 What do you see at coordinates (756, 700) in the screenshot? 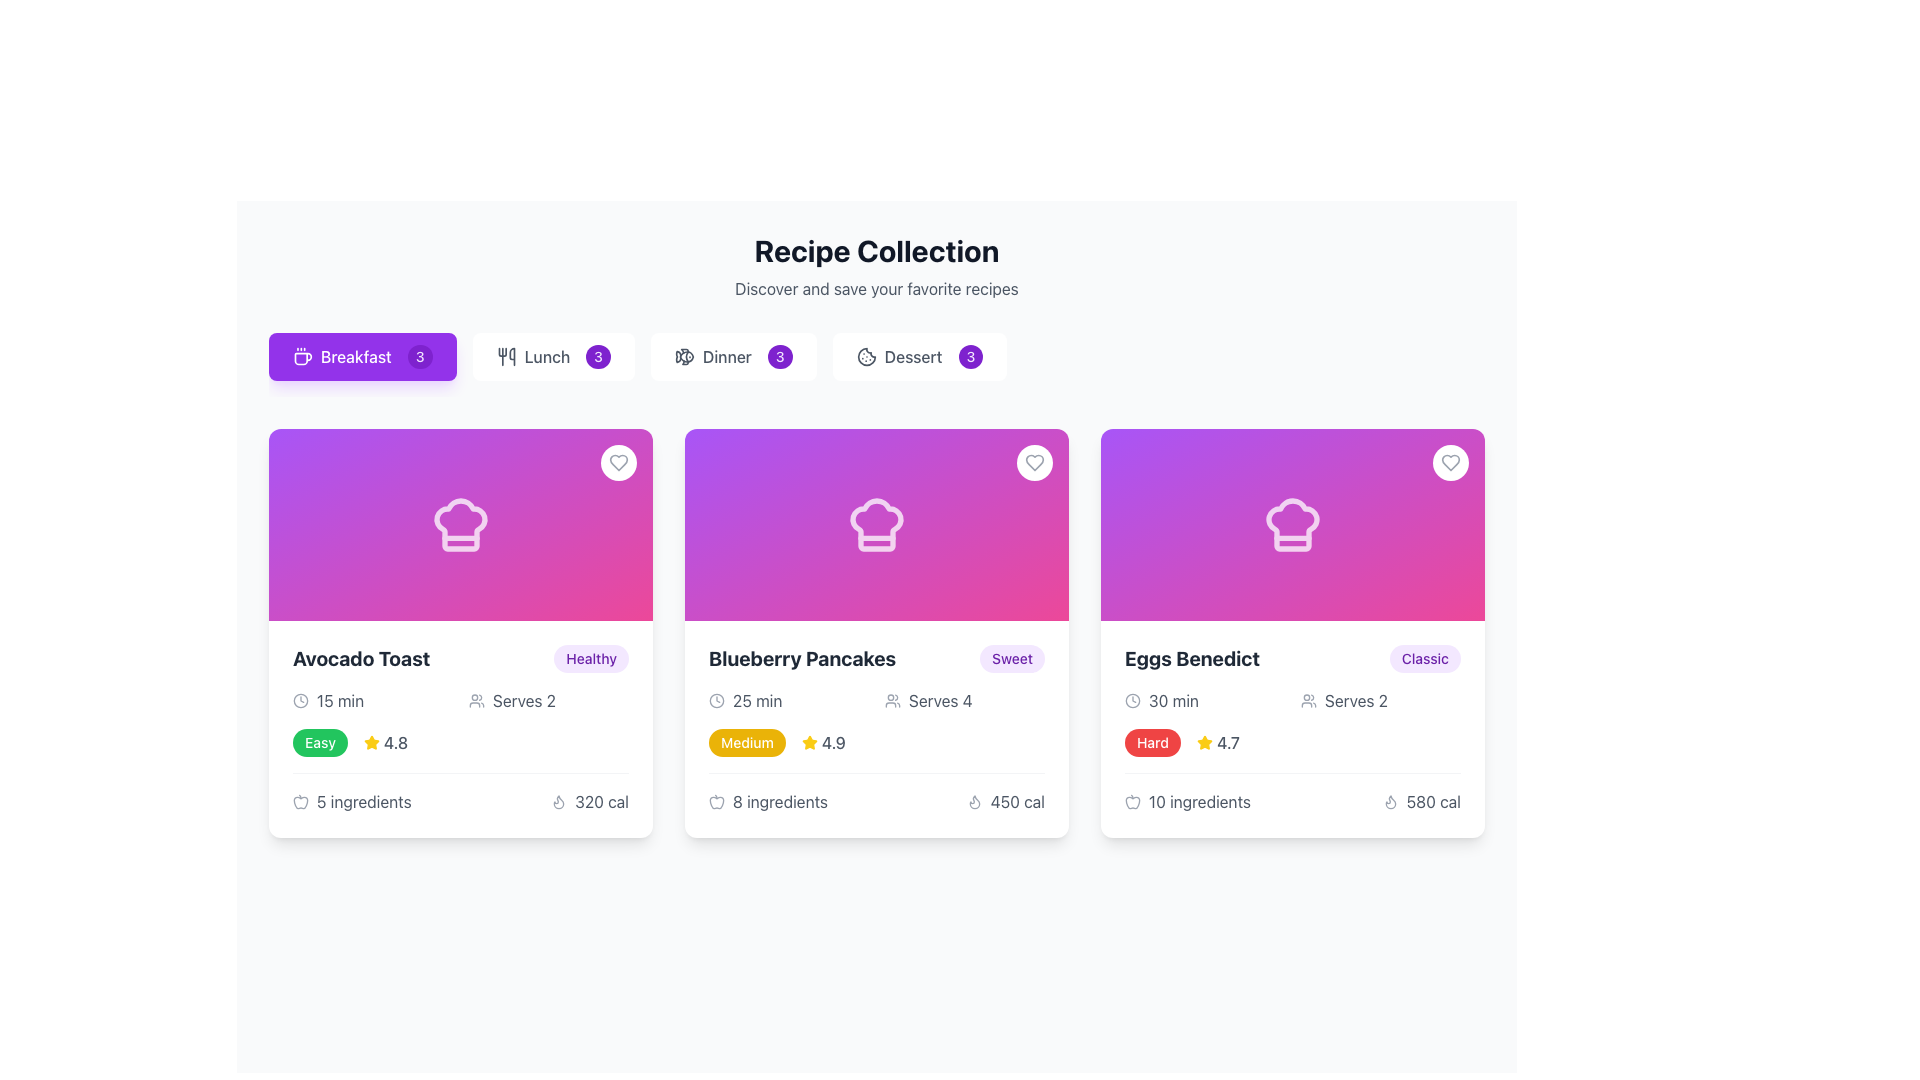
I see `text label displaying '25 min' located within the 'Blueberry Pancakes' recipe card, adjacent to the clock icon` at bounding box center [756, 700].